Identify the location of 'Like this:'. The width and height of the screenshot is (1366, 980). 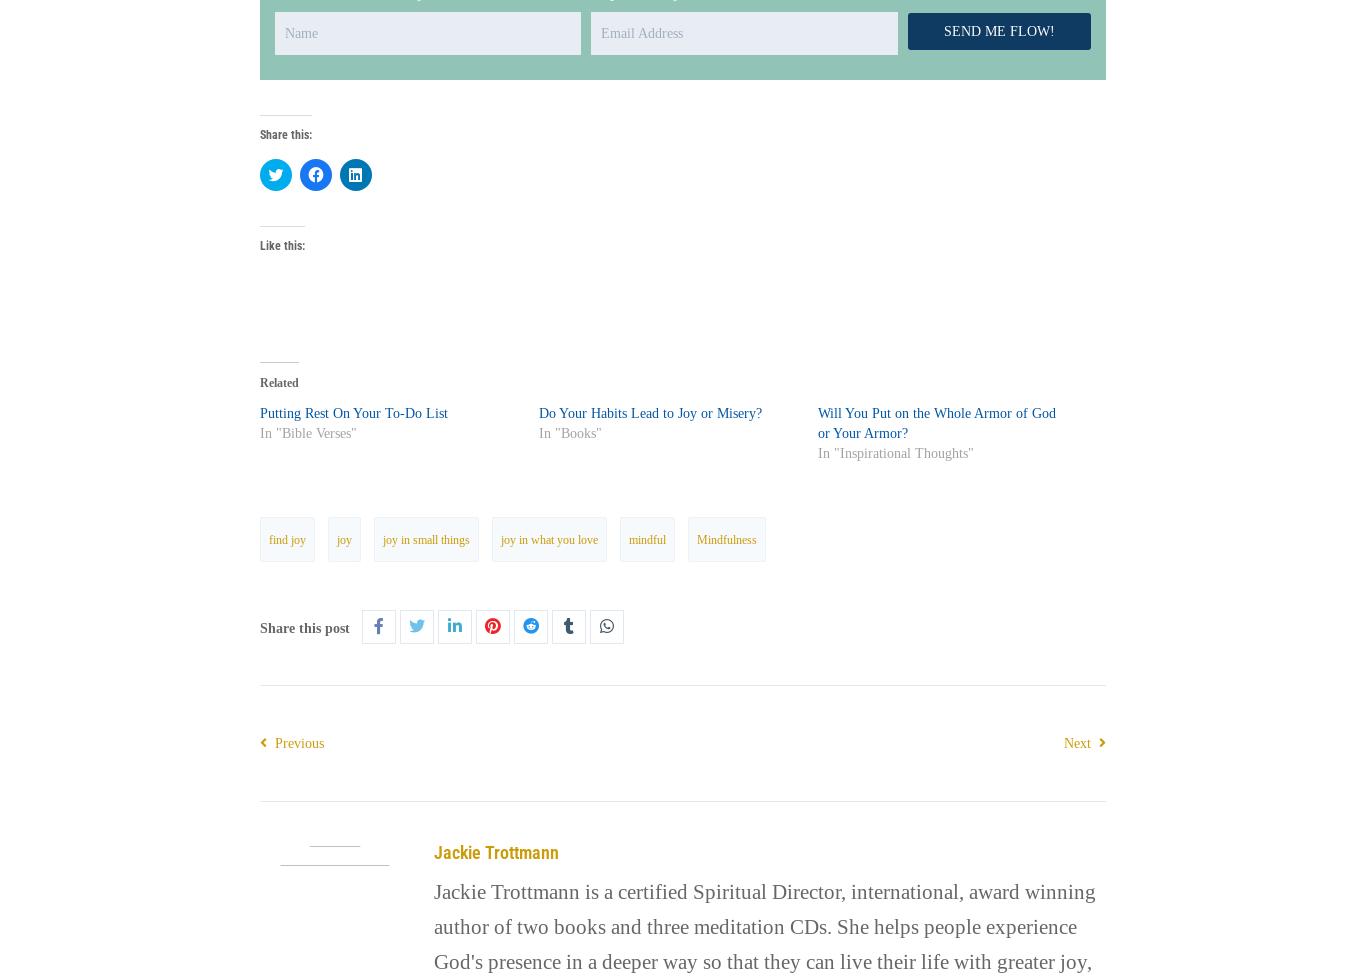
(281, 245).